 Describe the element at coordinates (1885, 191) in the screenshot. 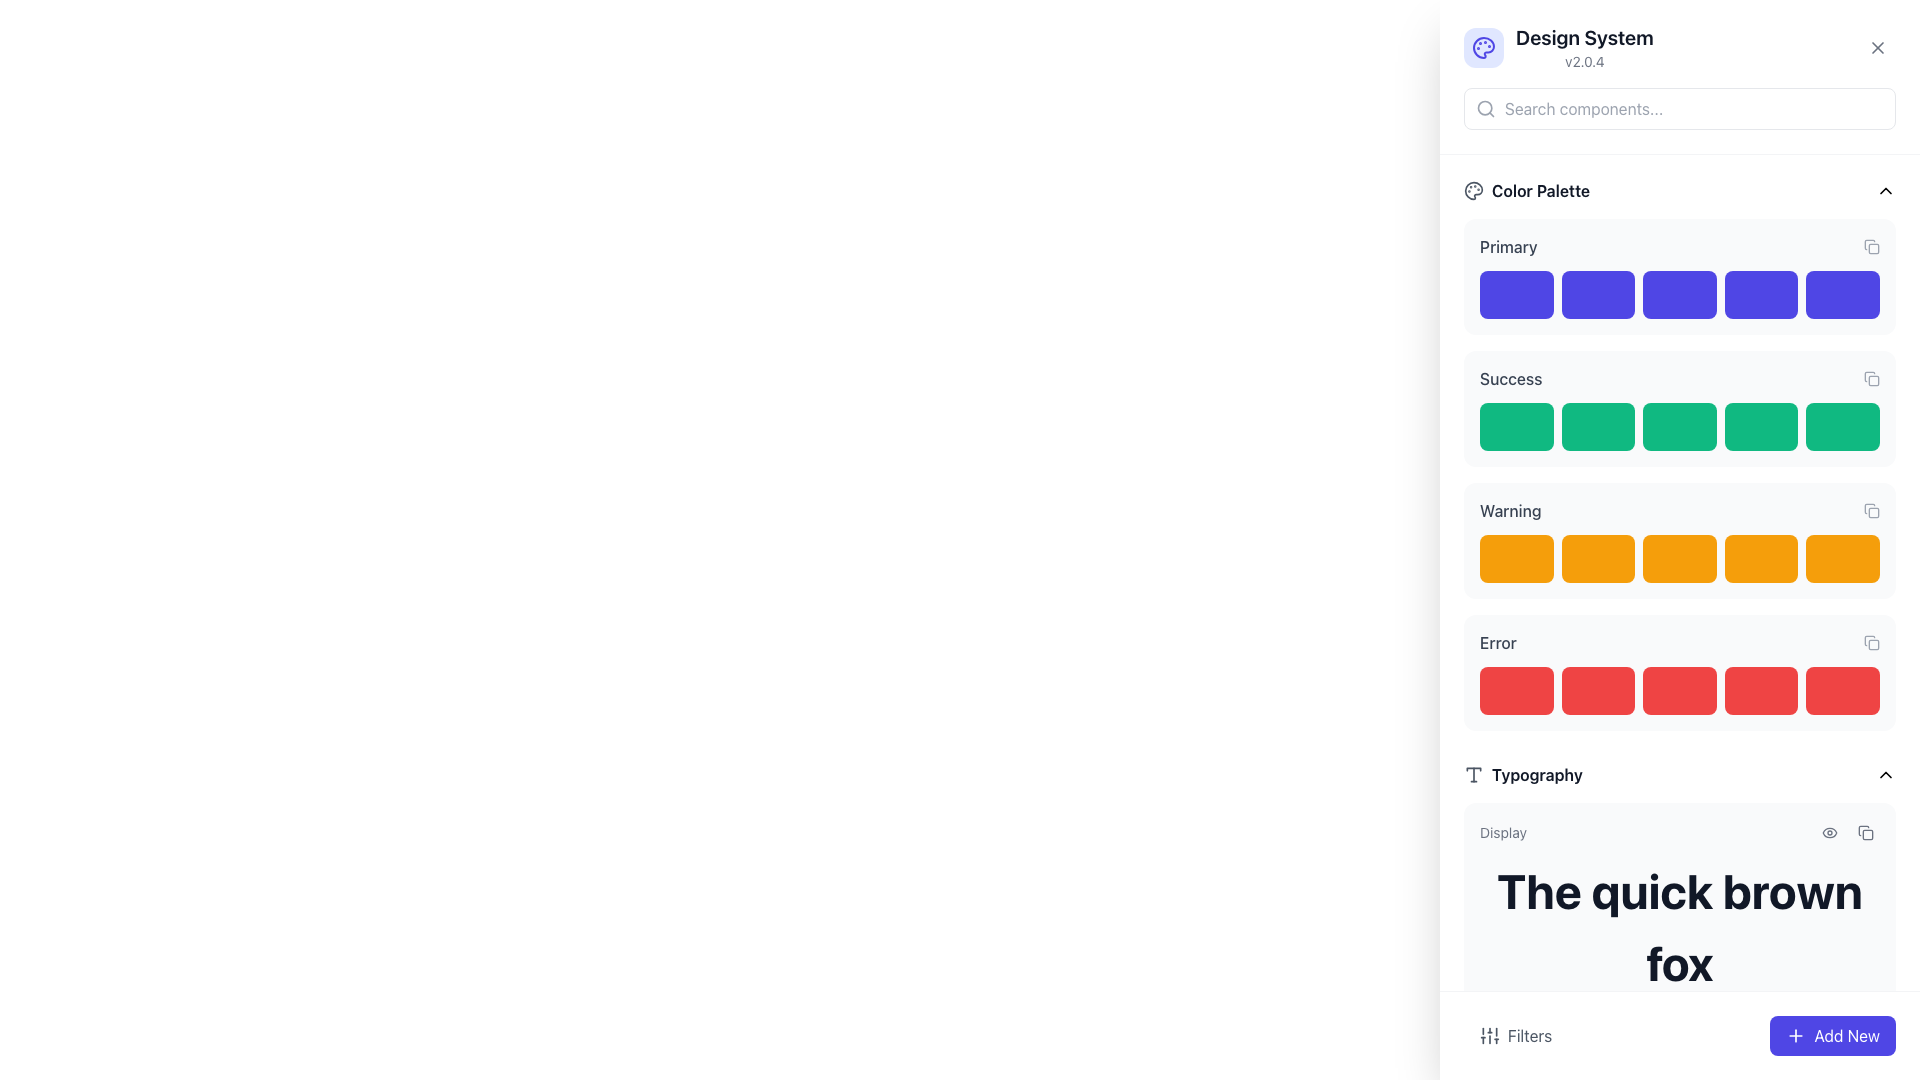

I see `the chevron icon button in the upper-right corner of the 'Color Palette' section header` at that location.